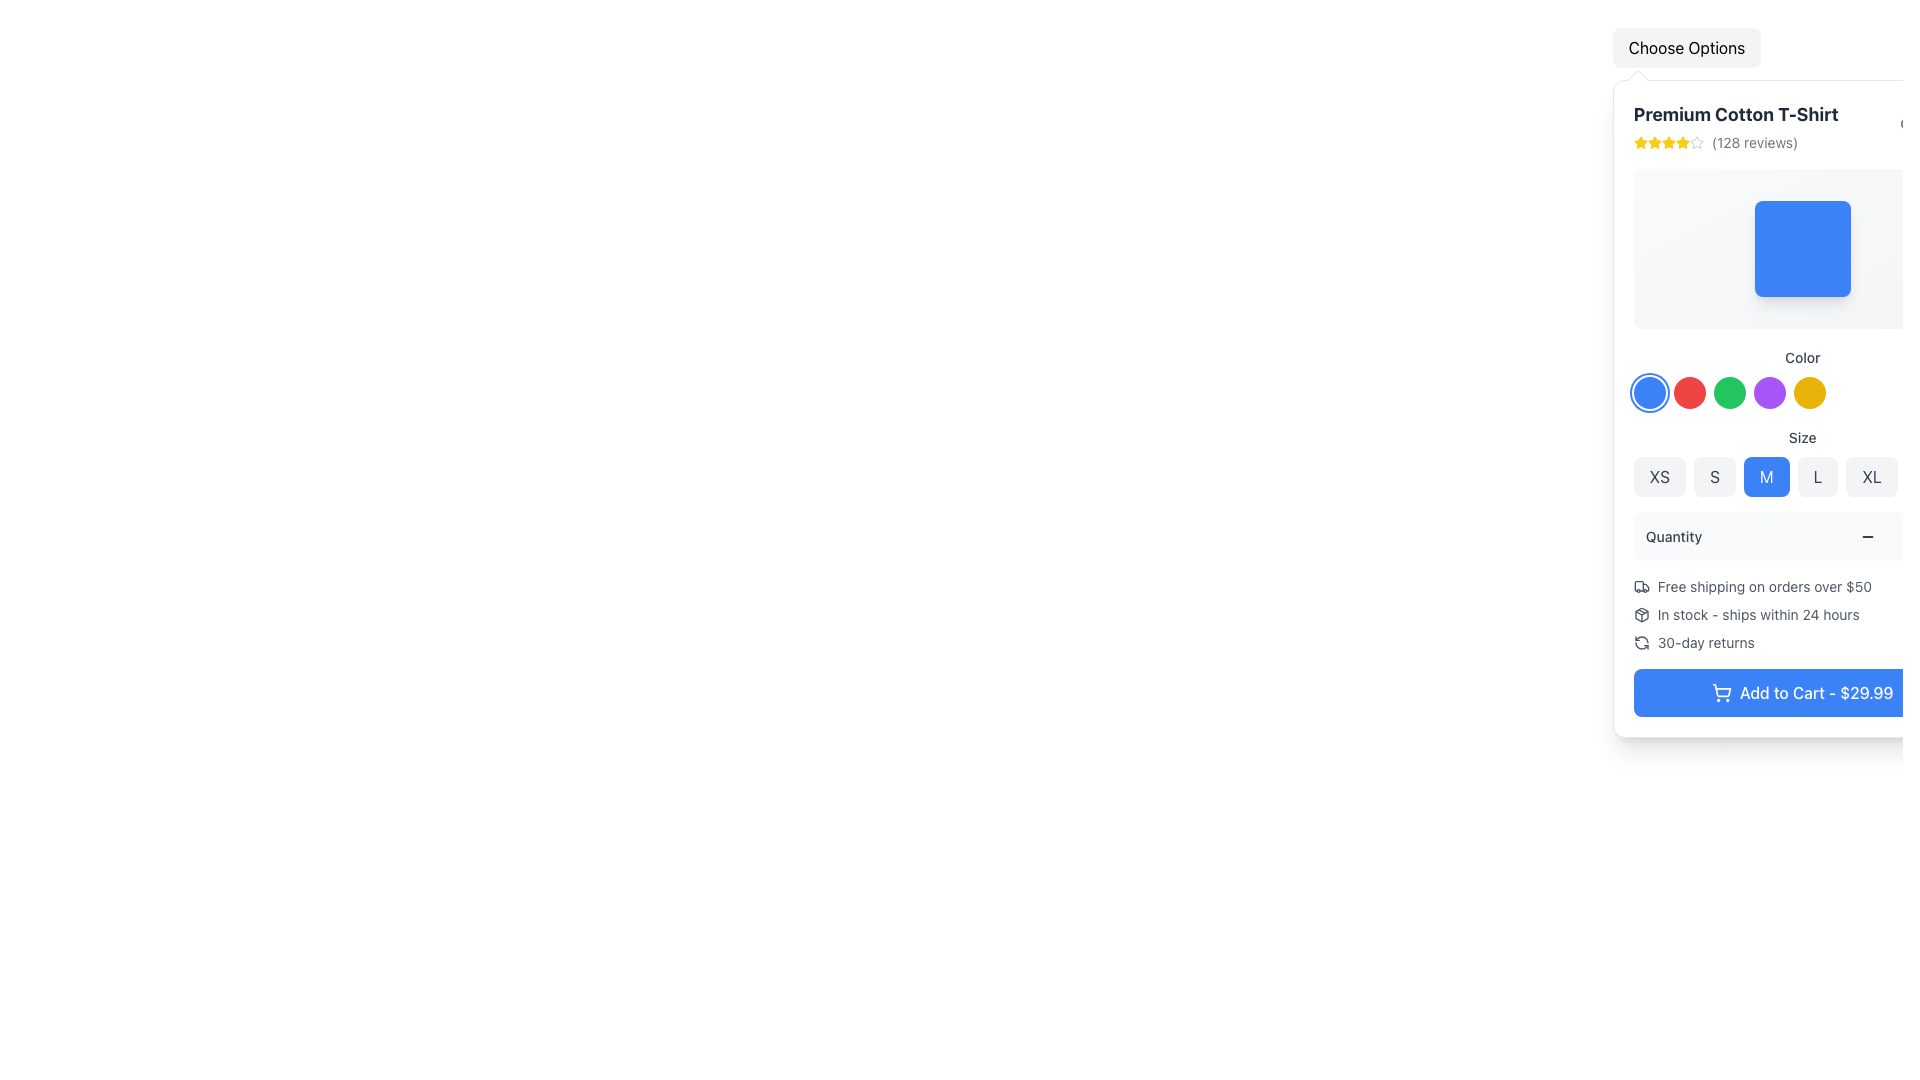 The height and width of the screenshot is (1080, 1920). I want to click on the third circular button with a bright green background in the 'Color' section to trigger the scaling effect, so click(1728, 393).